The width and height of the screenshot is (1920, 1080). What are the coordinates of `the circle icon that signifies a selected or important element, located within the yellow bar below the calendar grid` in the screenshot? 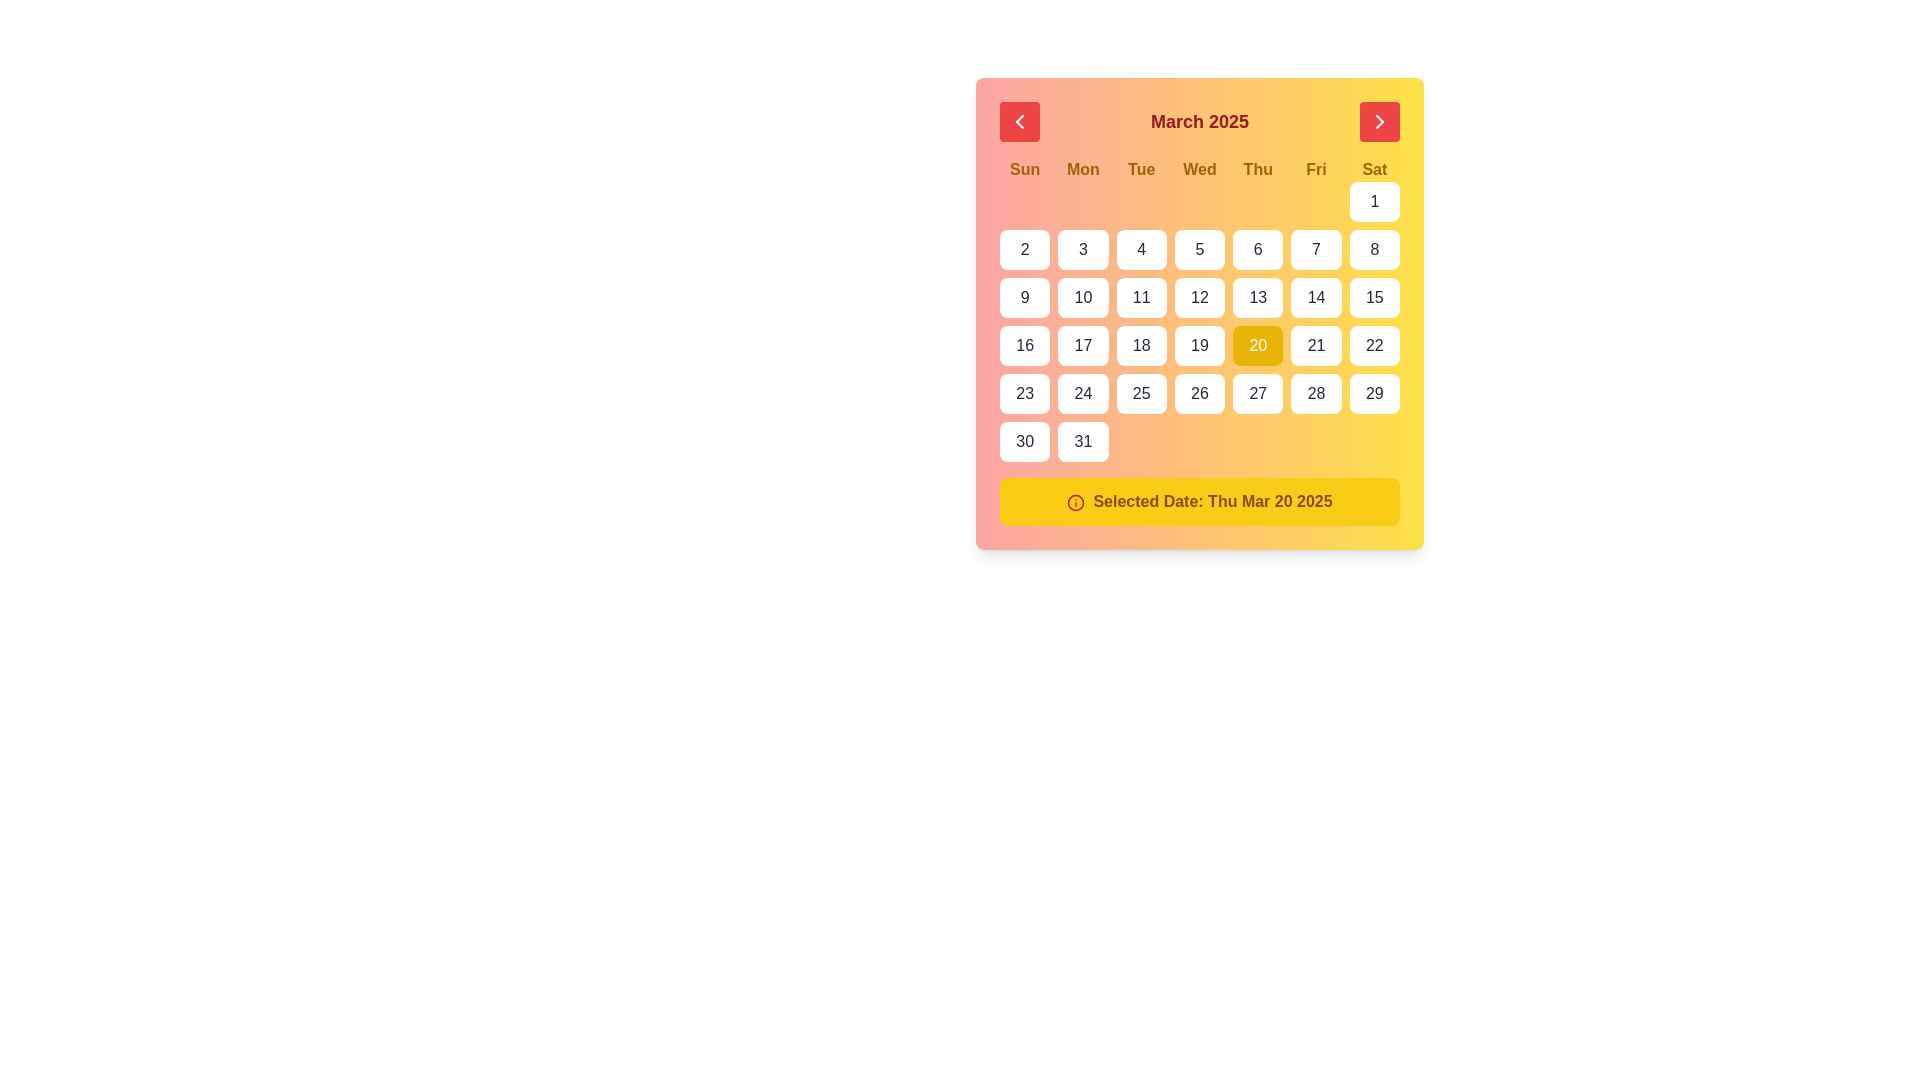 It's located at (1075, 501).